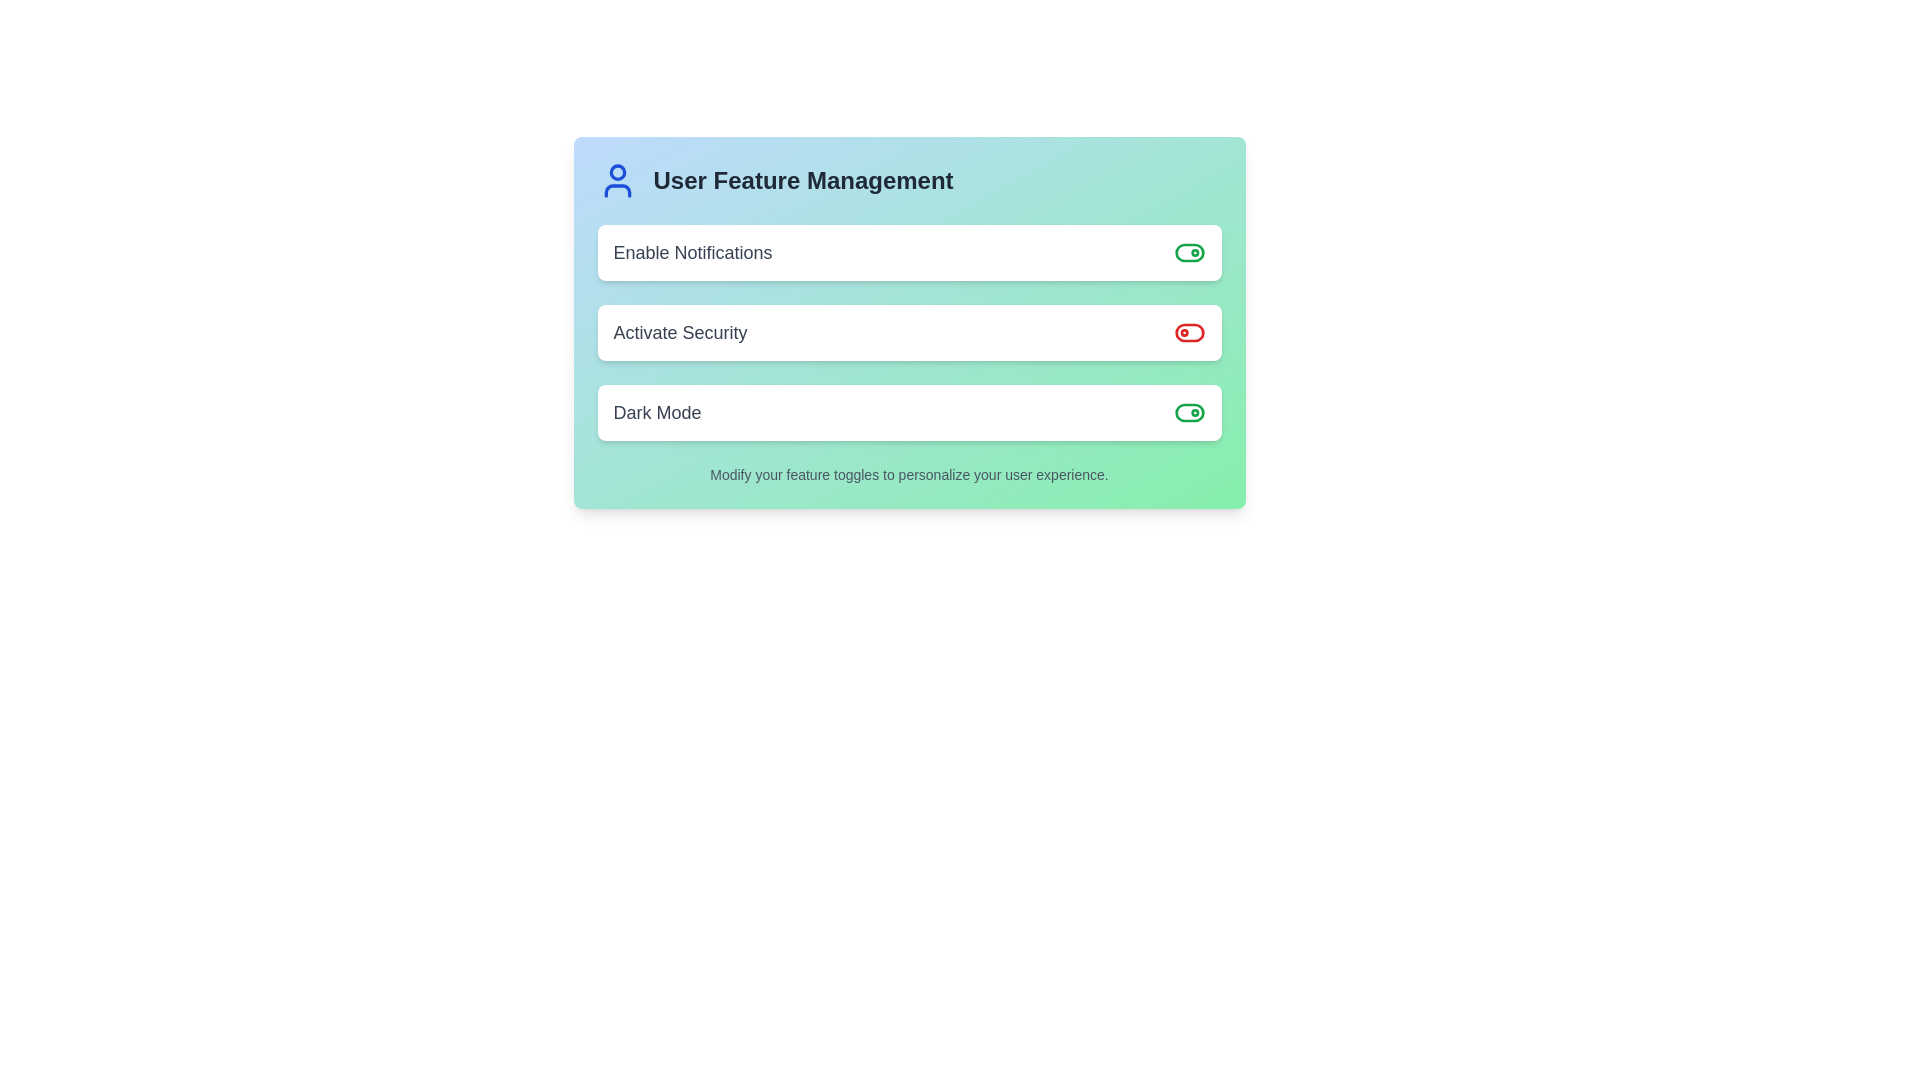 This screenshot has height=1080, width=1920. I want to click on properties of the decorative circle icon located to the right of the title 'User Feature Management', so click(616, 171).